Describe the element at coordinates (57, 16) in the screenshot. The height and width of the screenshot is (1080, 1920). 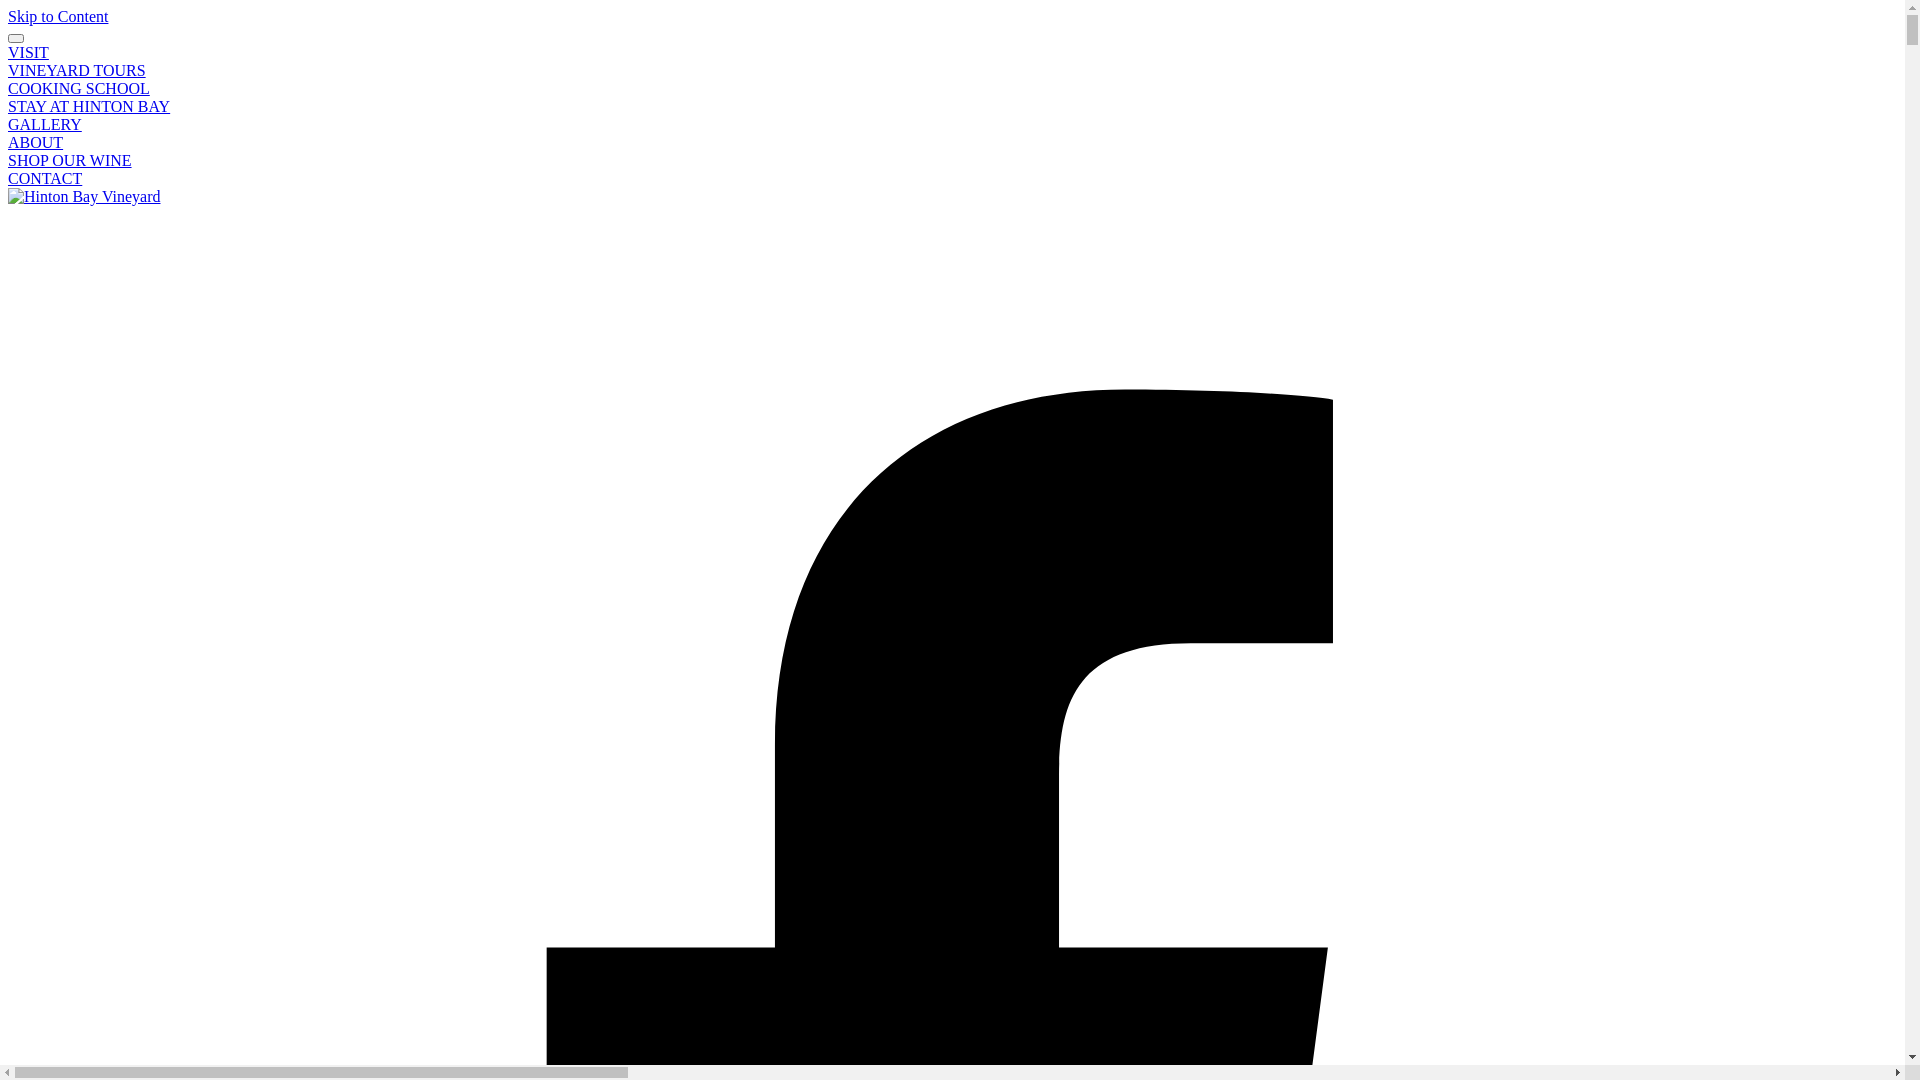
I see `'Skip to Content'` at that location.